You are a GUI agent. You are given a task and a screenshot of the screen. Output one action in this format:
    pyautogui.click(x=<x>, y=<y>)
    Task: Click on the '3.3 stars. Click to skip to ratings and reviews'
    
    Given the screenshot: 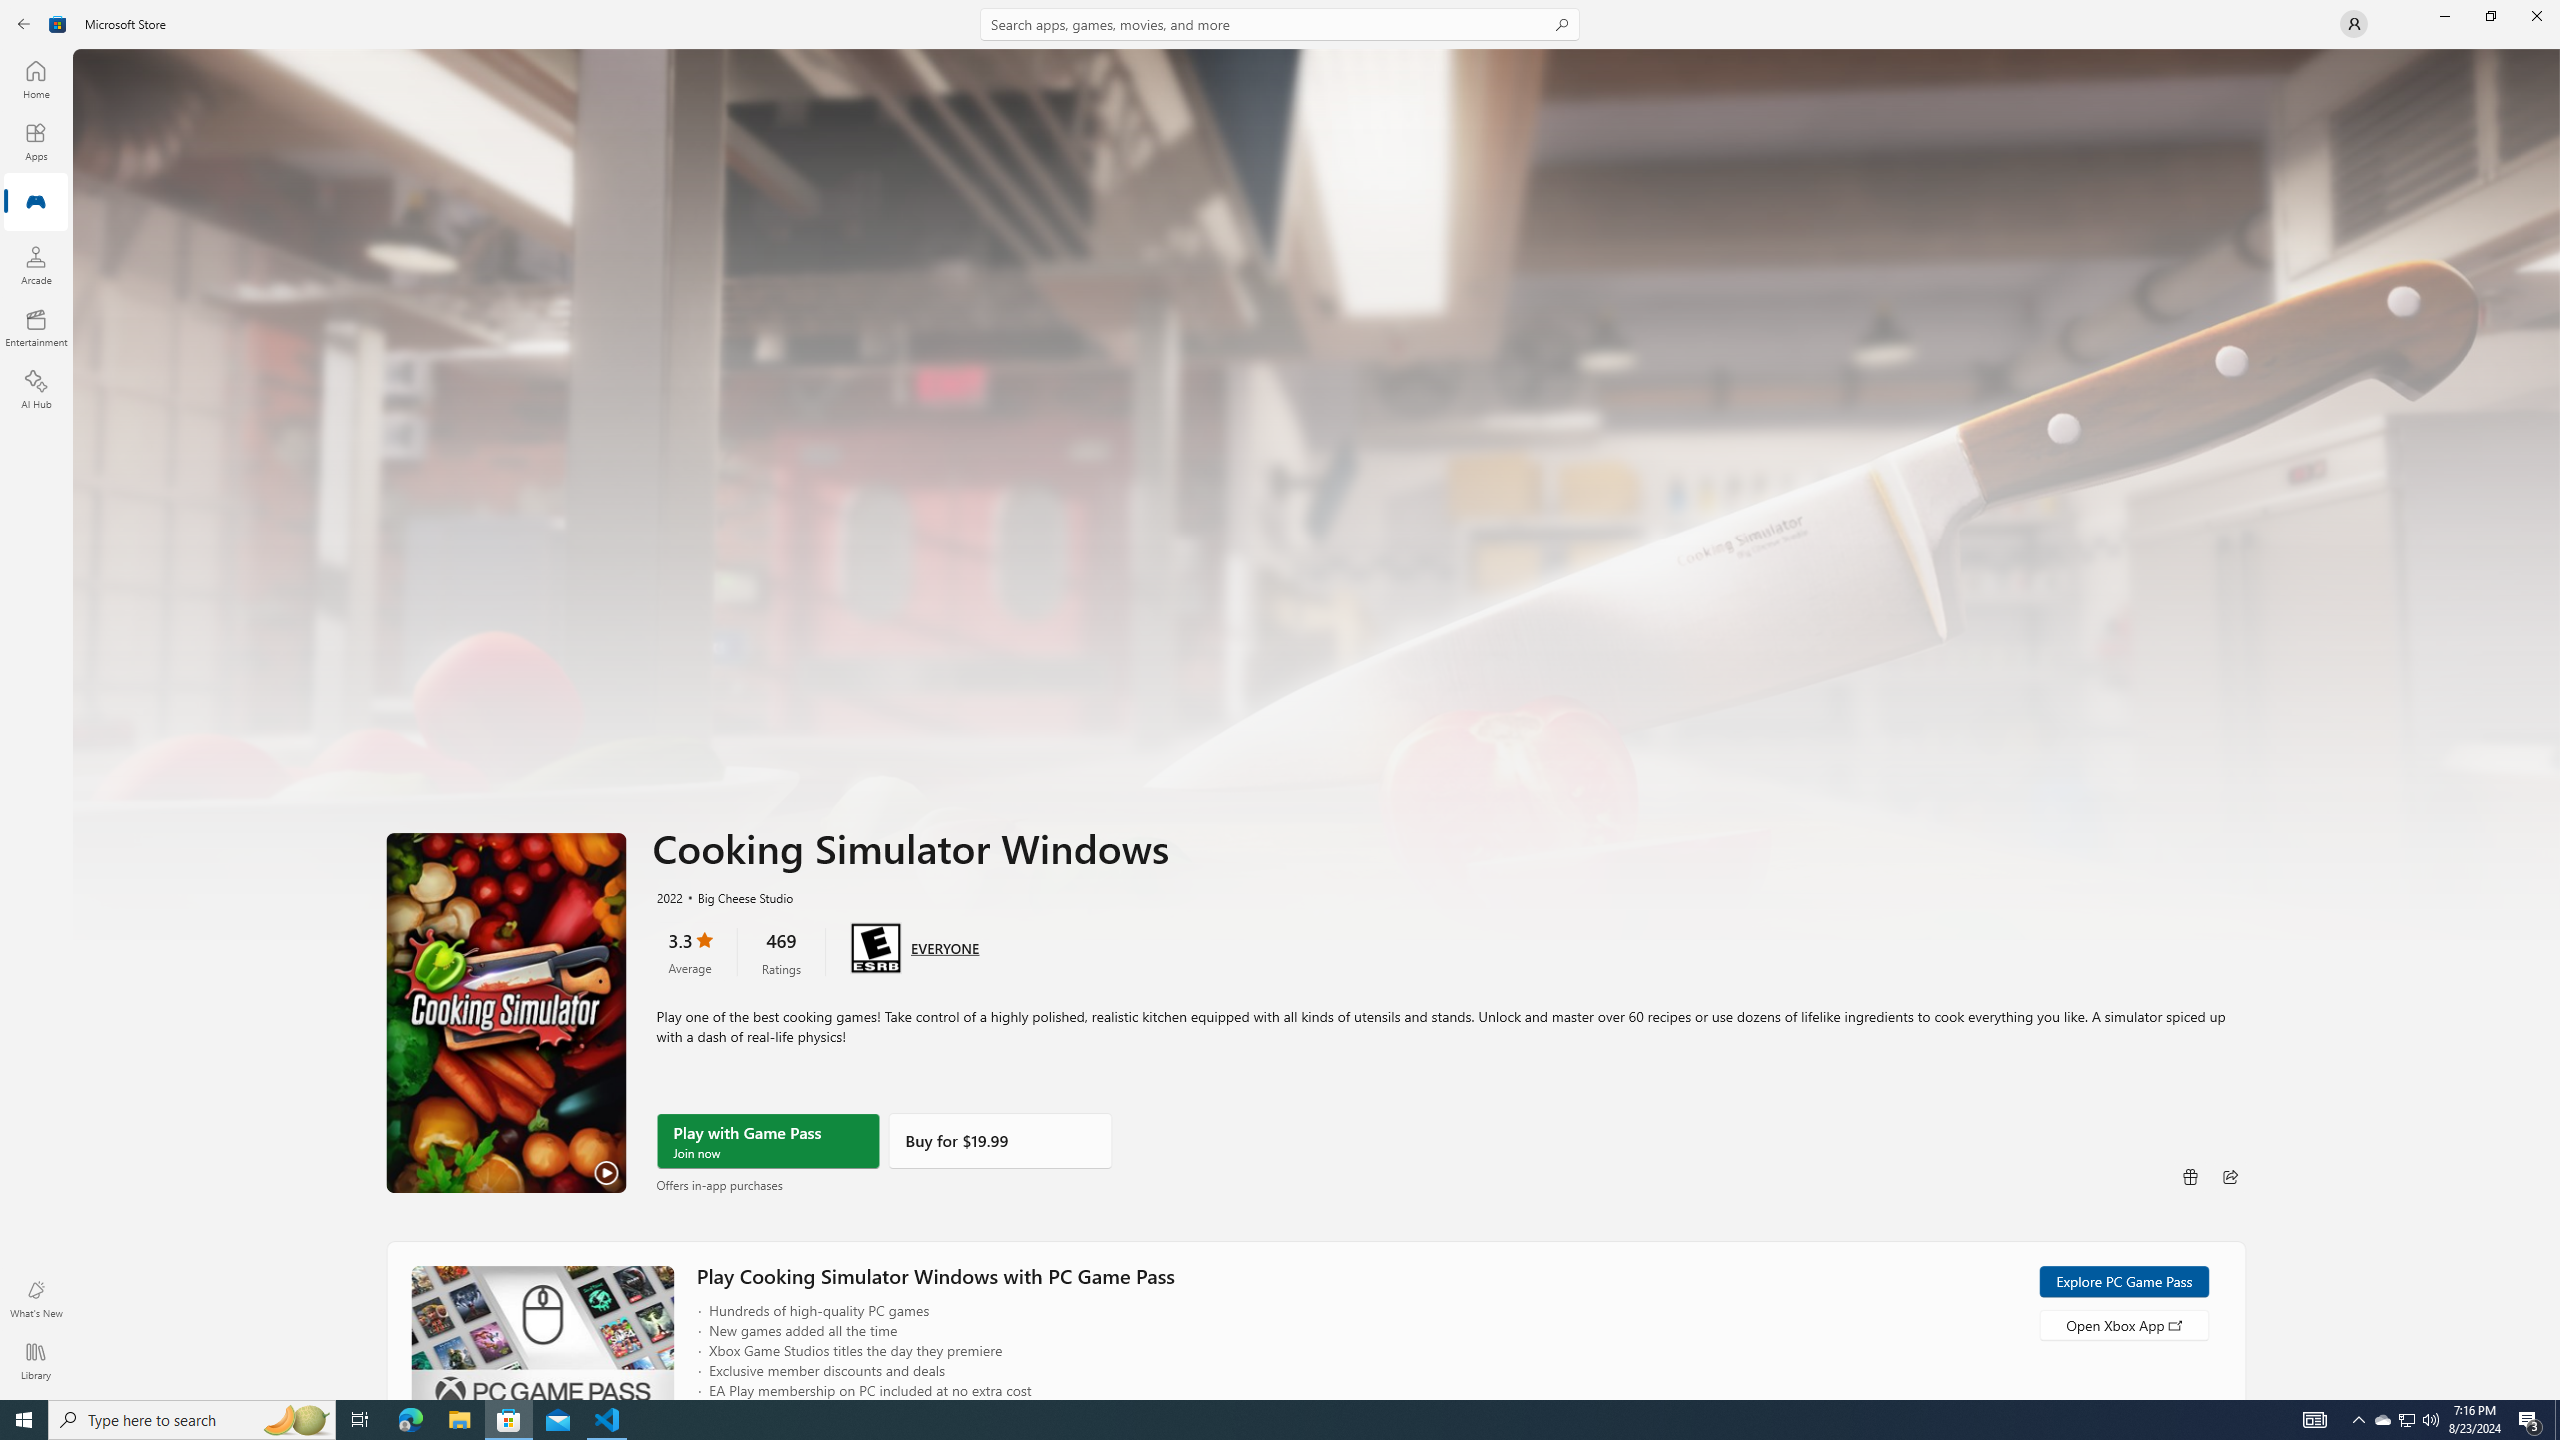 What is the action you would take?
    pyautogui.click(x=688, y=950)
    